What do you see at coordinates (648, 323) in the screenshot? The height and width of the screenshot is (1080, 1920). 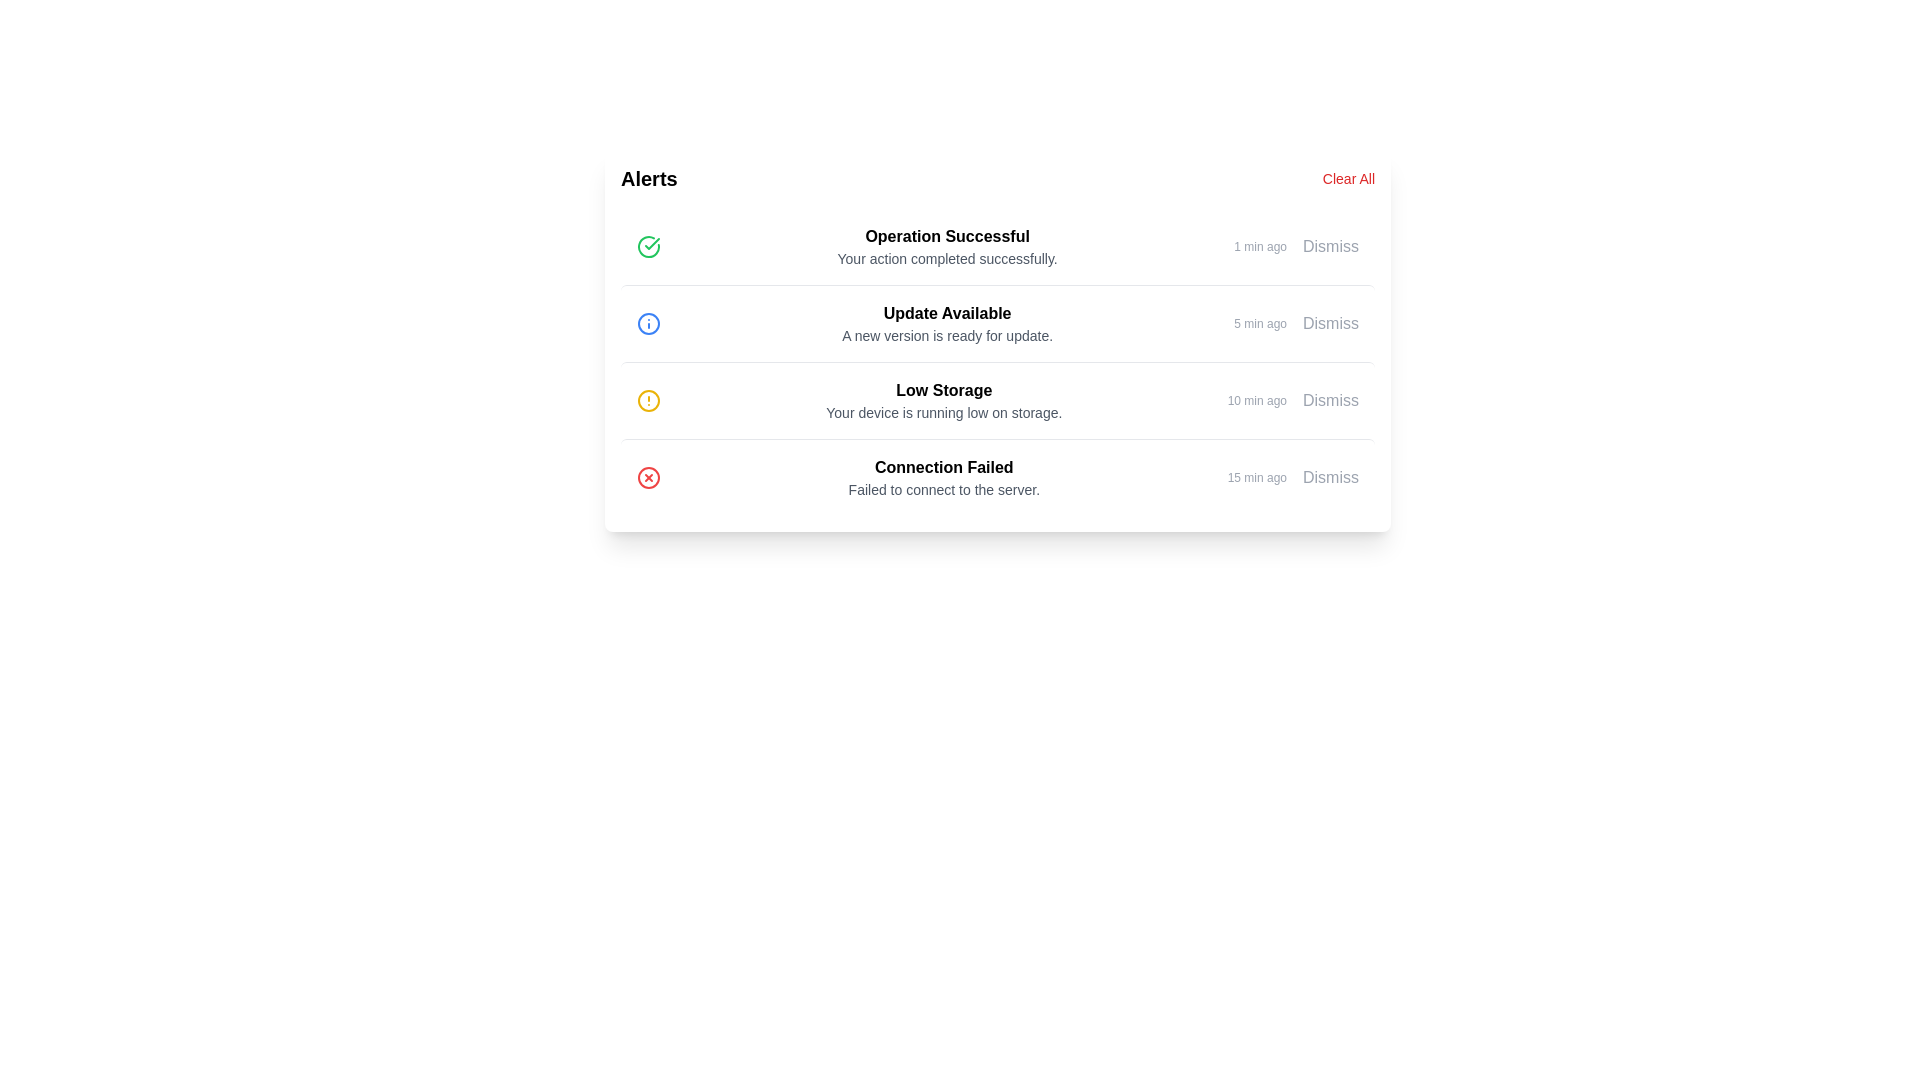 I see `the 'Update Available' notification icon, which is uniquely styled and located in the second row of the notifications` at bounding box center [648, 323].